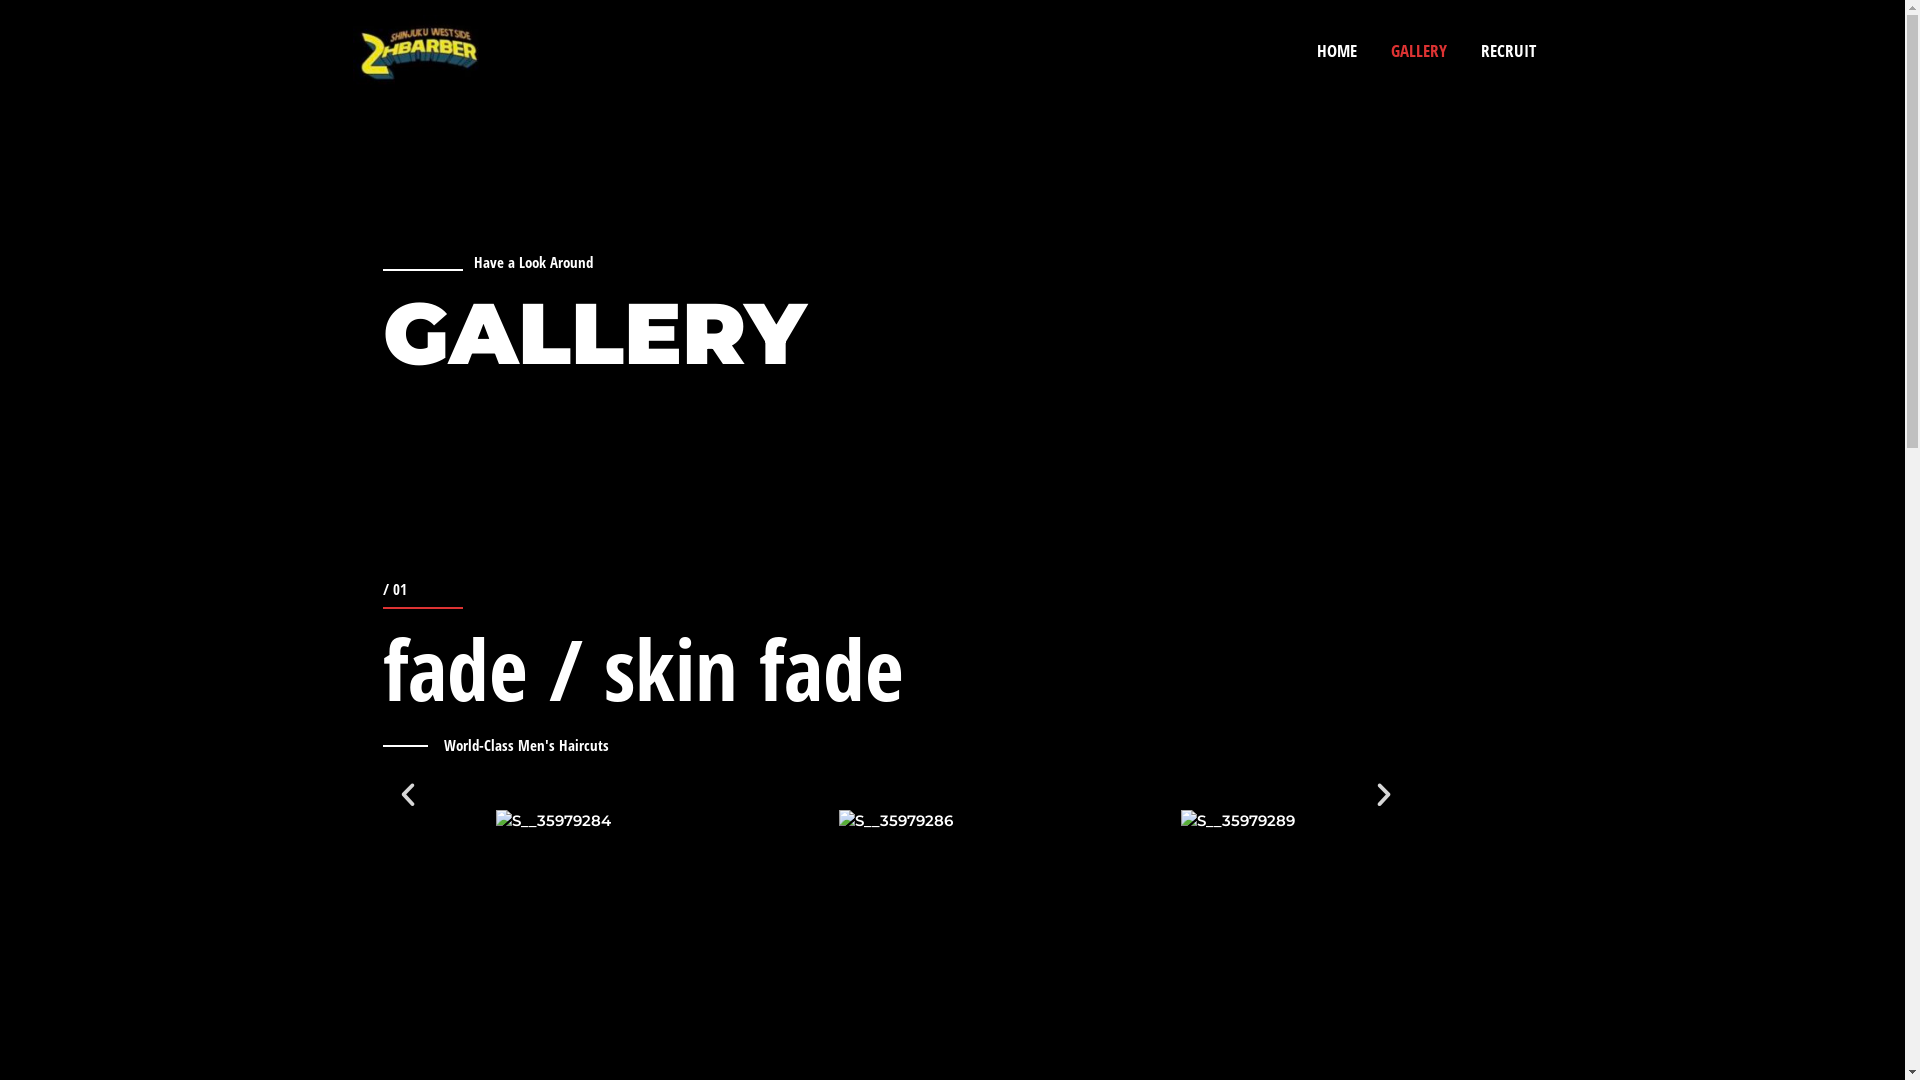  I want to click on 'HOME', so click(1337, 49).